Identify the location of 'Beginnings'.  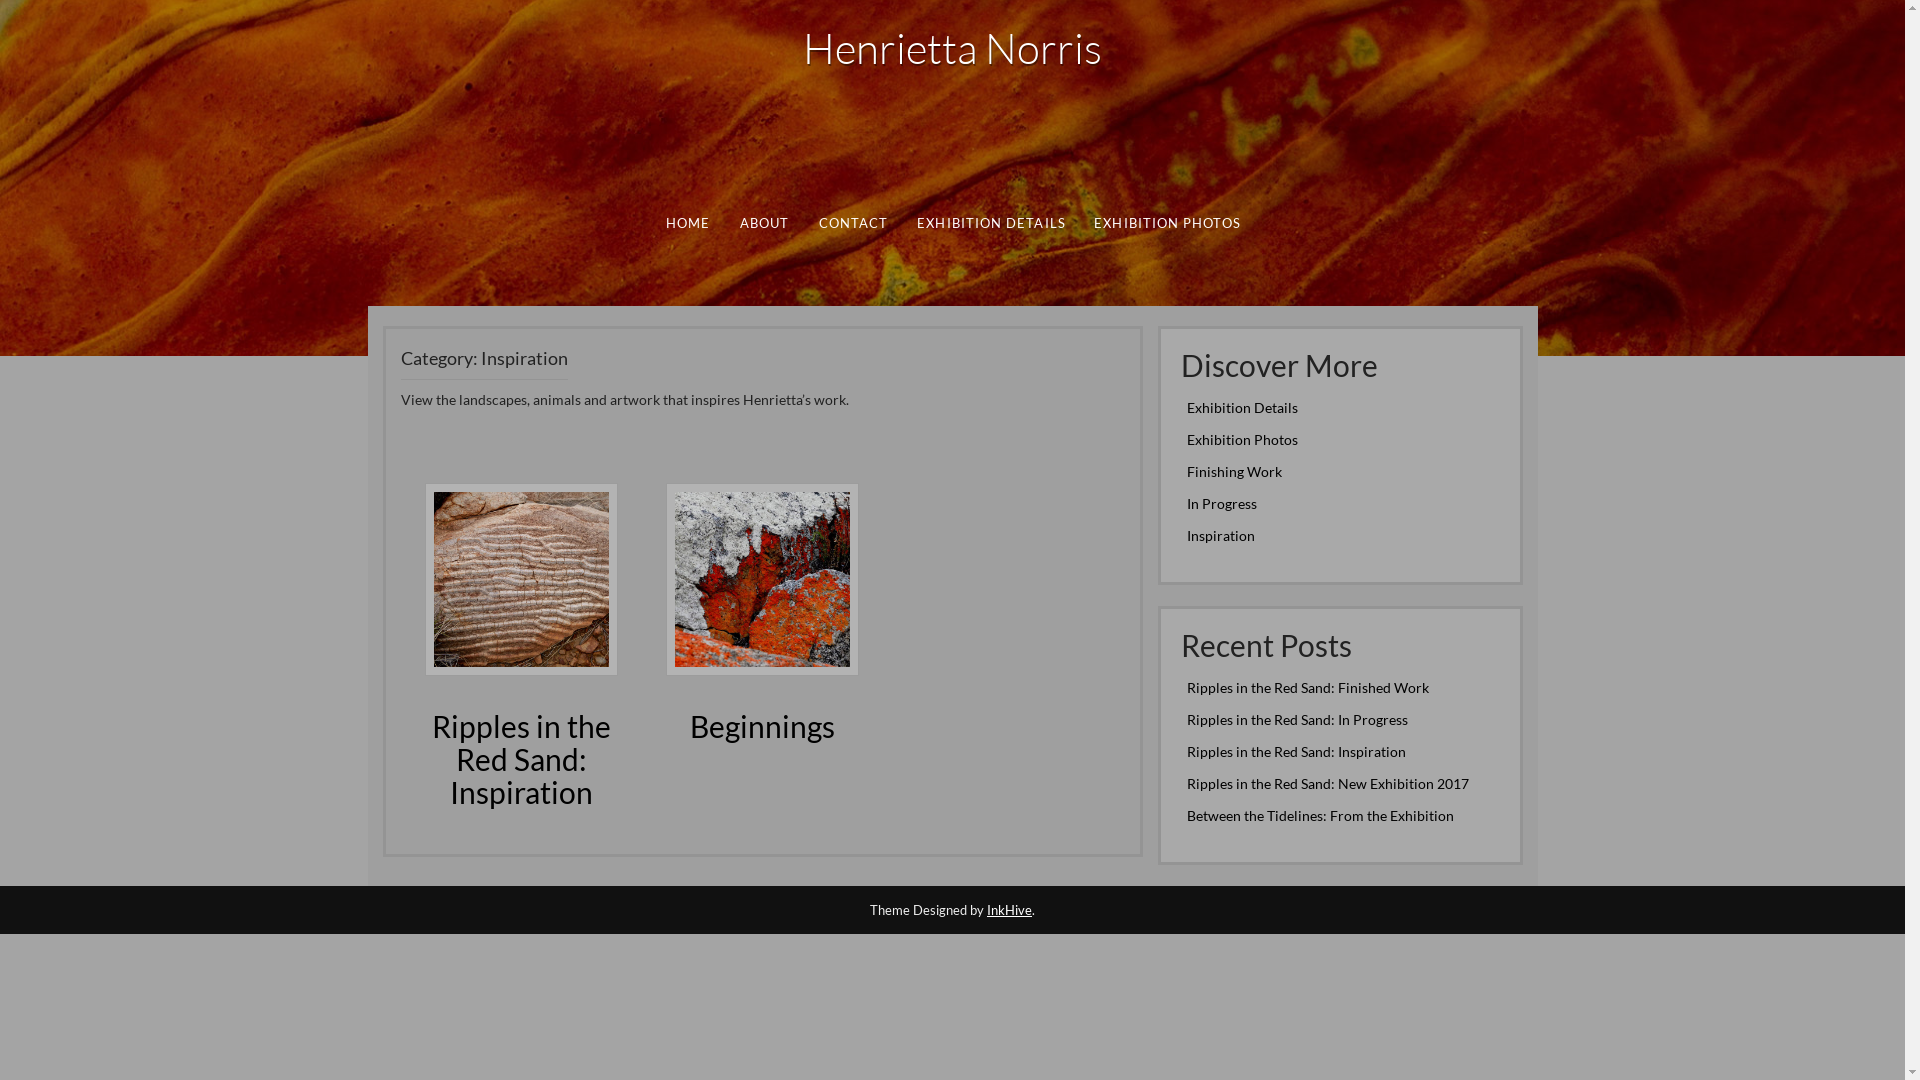
(761, 725).